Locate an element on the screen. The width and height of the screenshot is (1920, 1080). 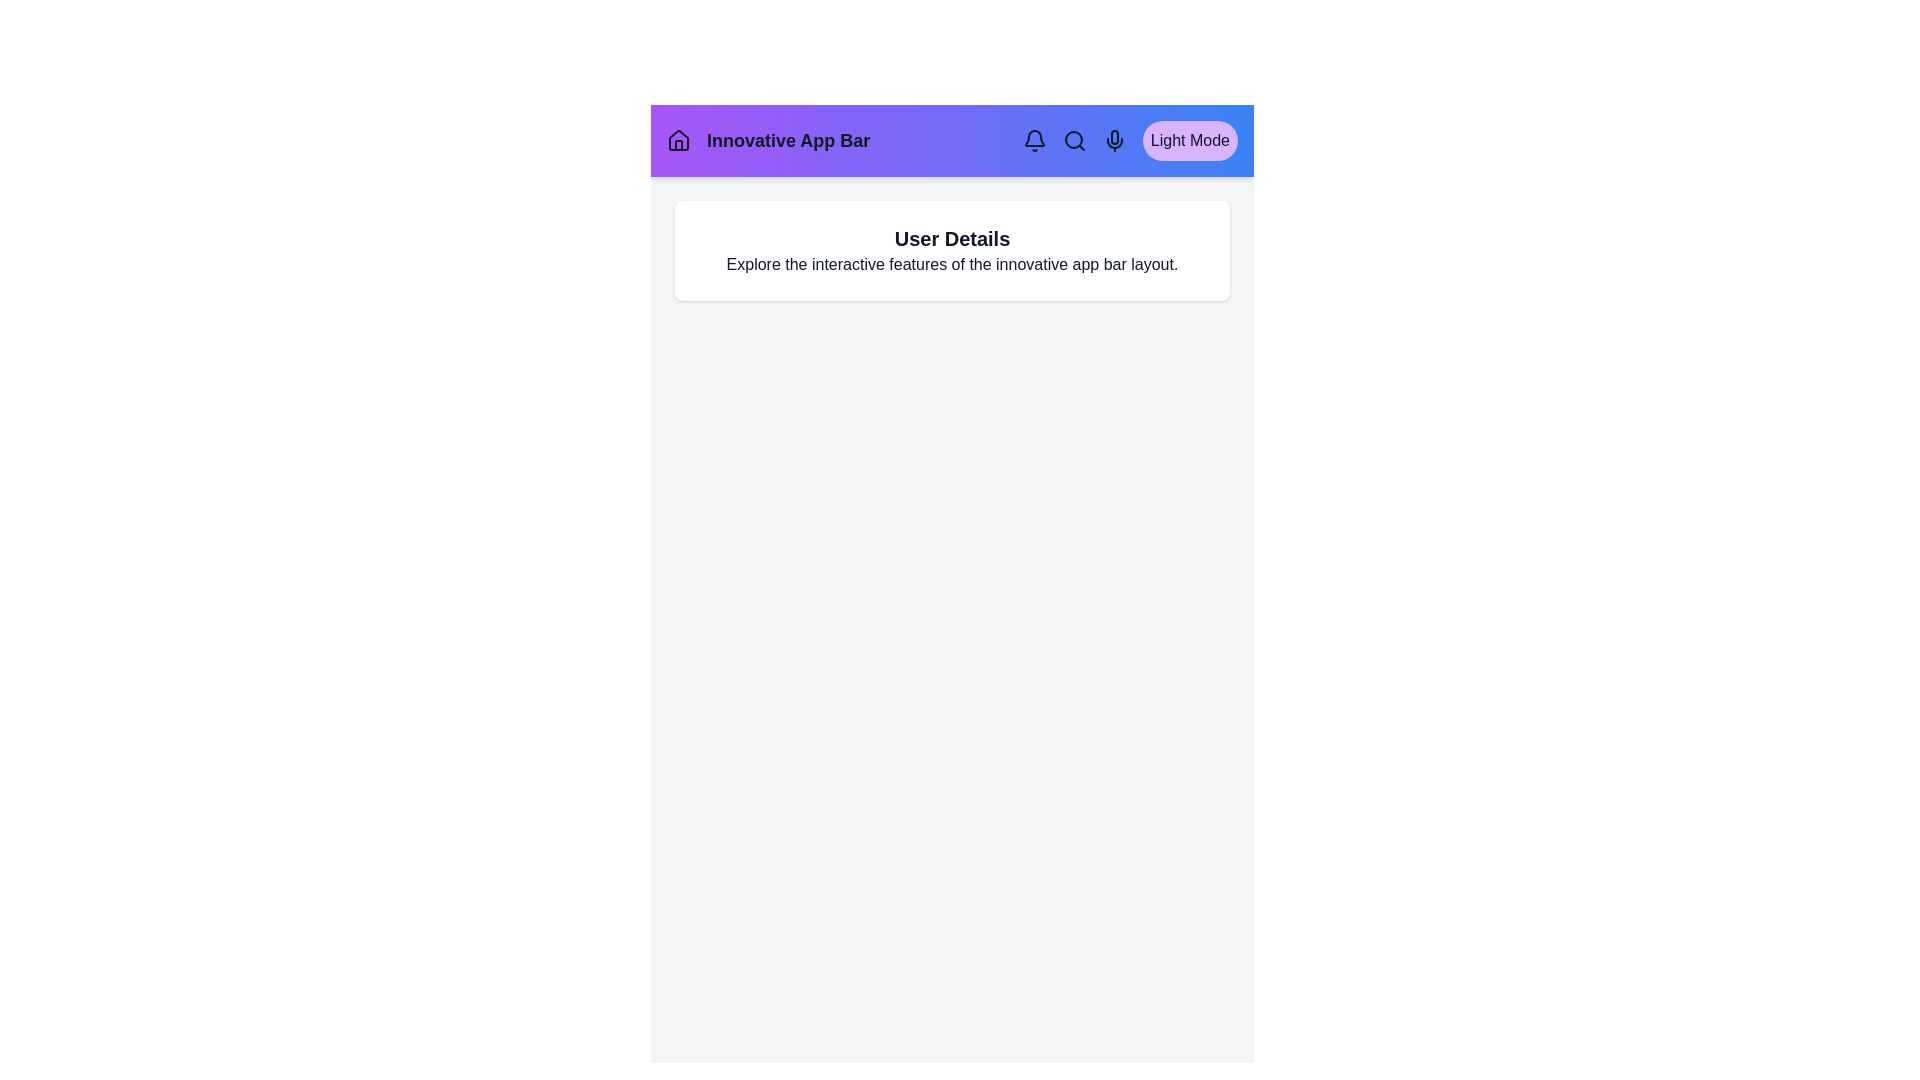
the navigation element Home is located at coordinates (678, 140).